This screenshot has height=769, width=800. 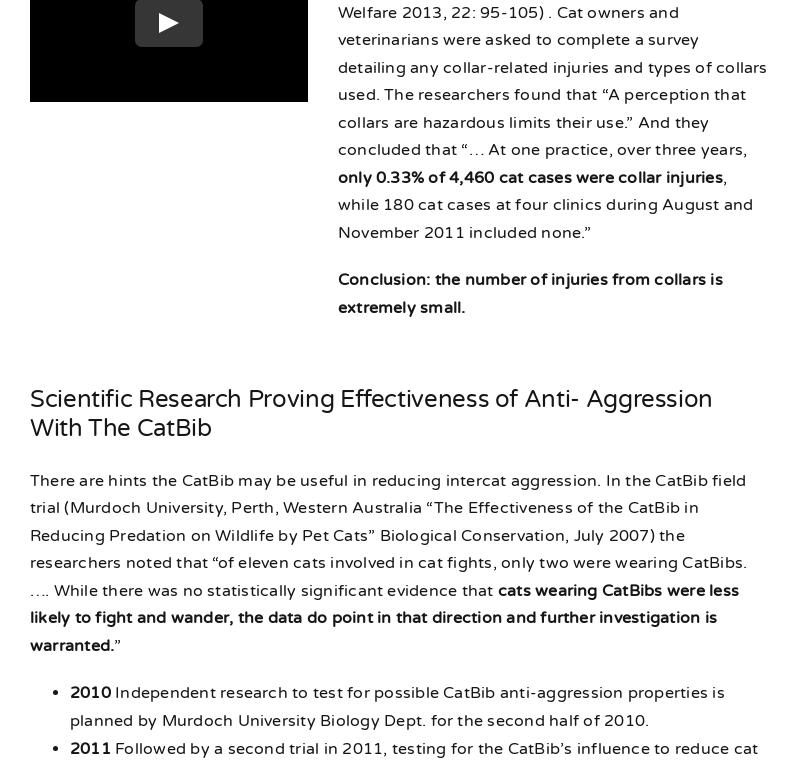 What do you see at coordinates (337, 79) in the screenshot?
I see `'. Cat owners and veterinarians were asked to complete a survey detailing any collar-related injuries and types of collars used. The researchers found that “A perception that collars are hazardous limits their use.” And they concluded that “… At one practice, over three years,'` at bounding box center [337, 79].